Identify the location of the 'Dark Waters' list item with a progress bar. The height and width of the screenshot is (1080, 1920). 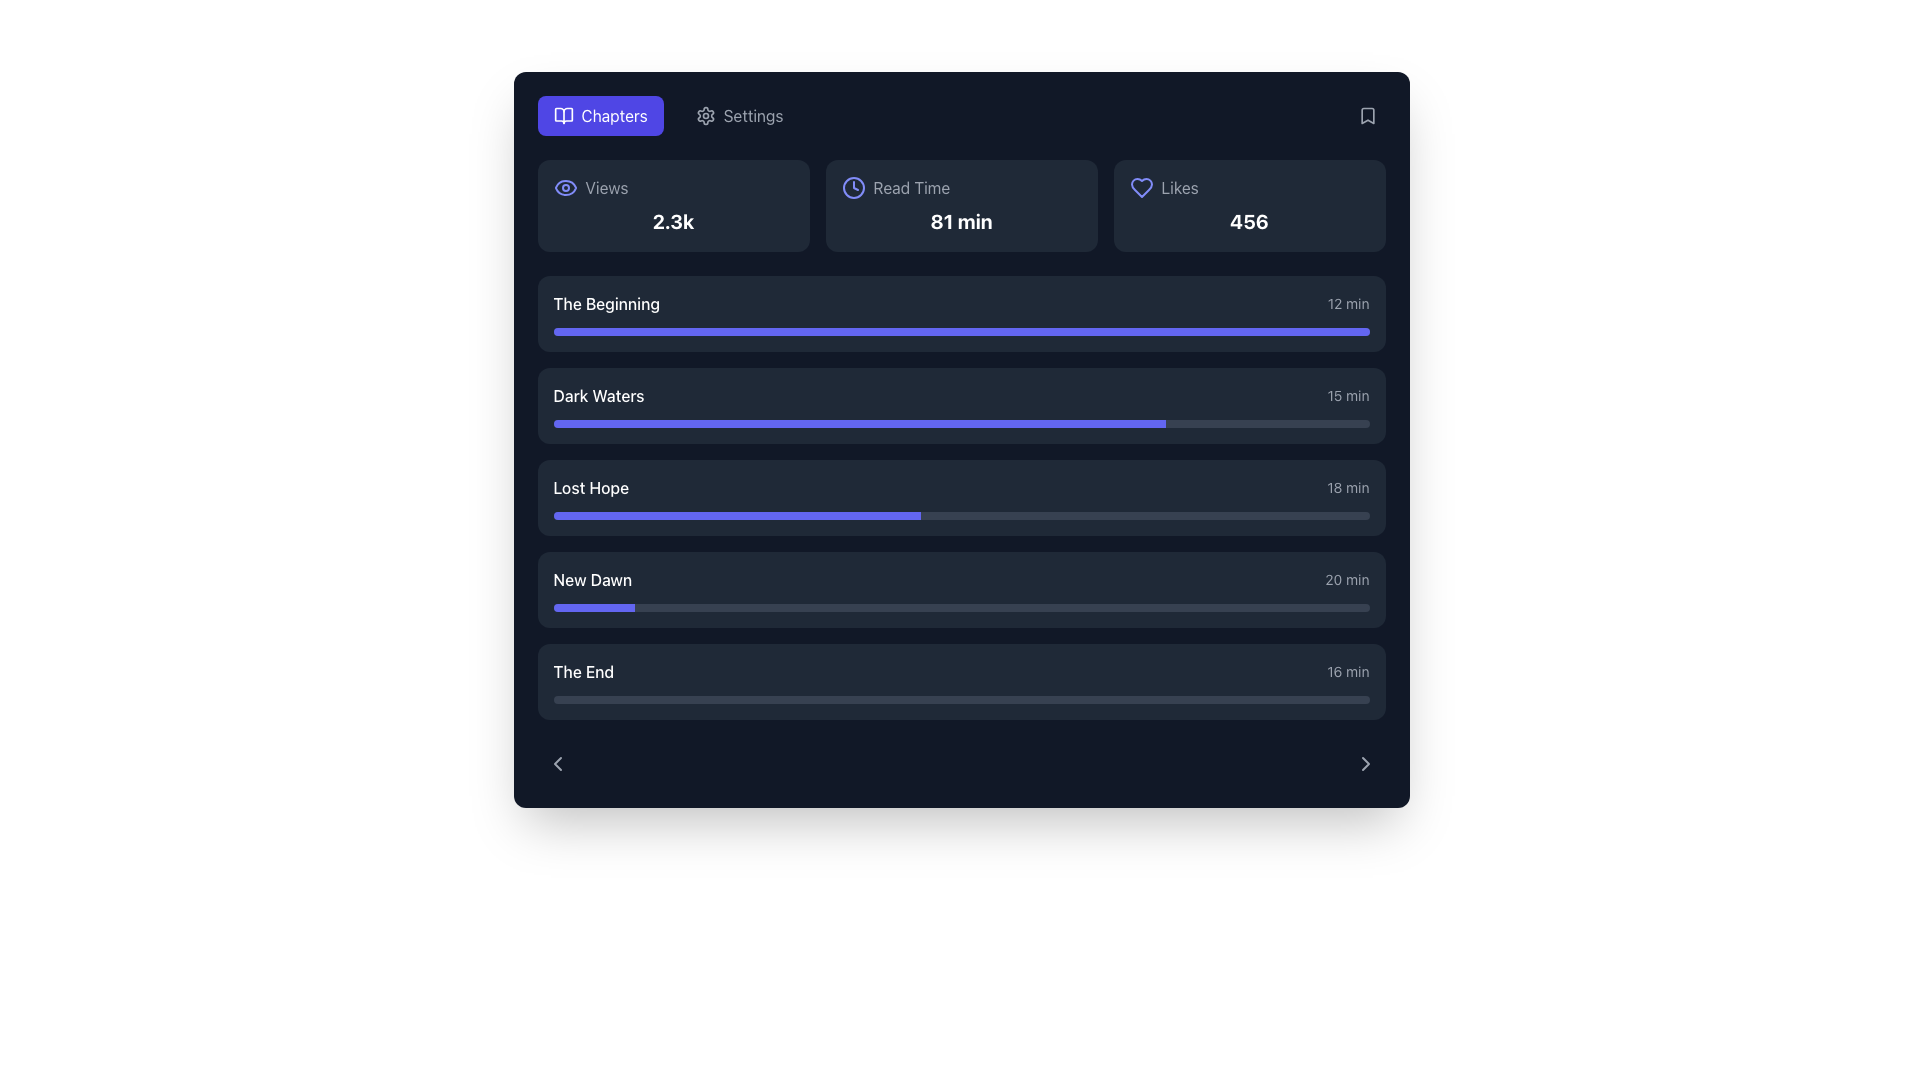
(961, 405).